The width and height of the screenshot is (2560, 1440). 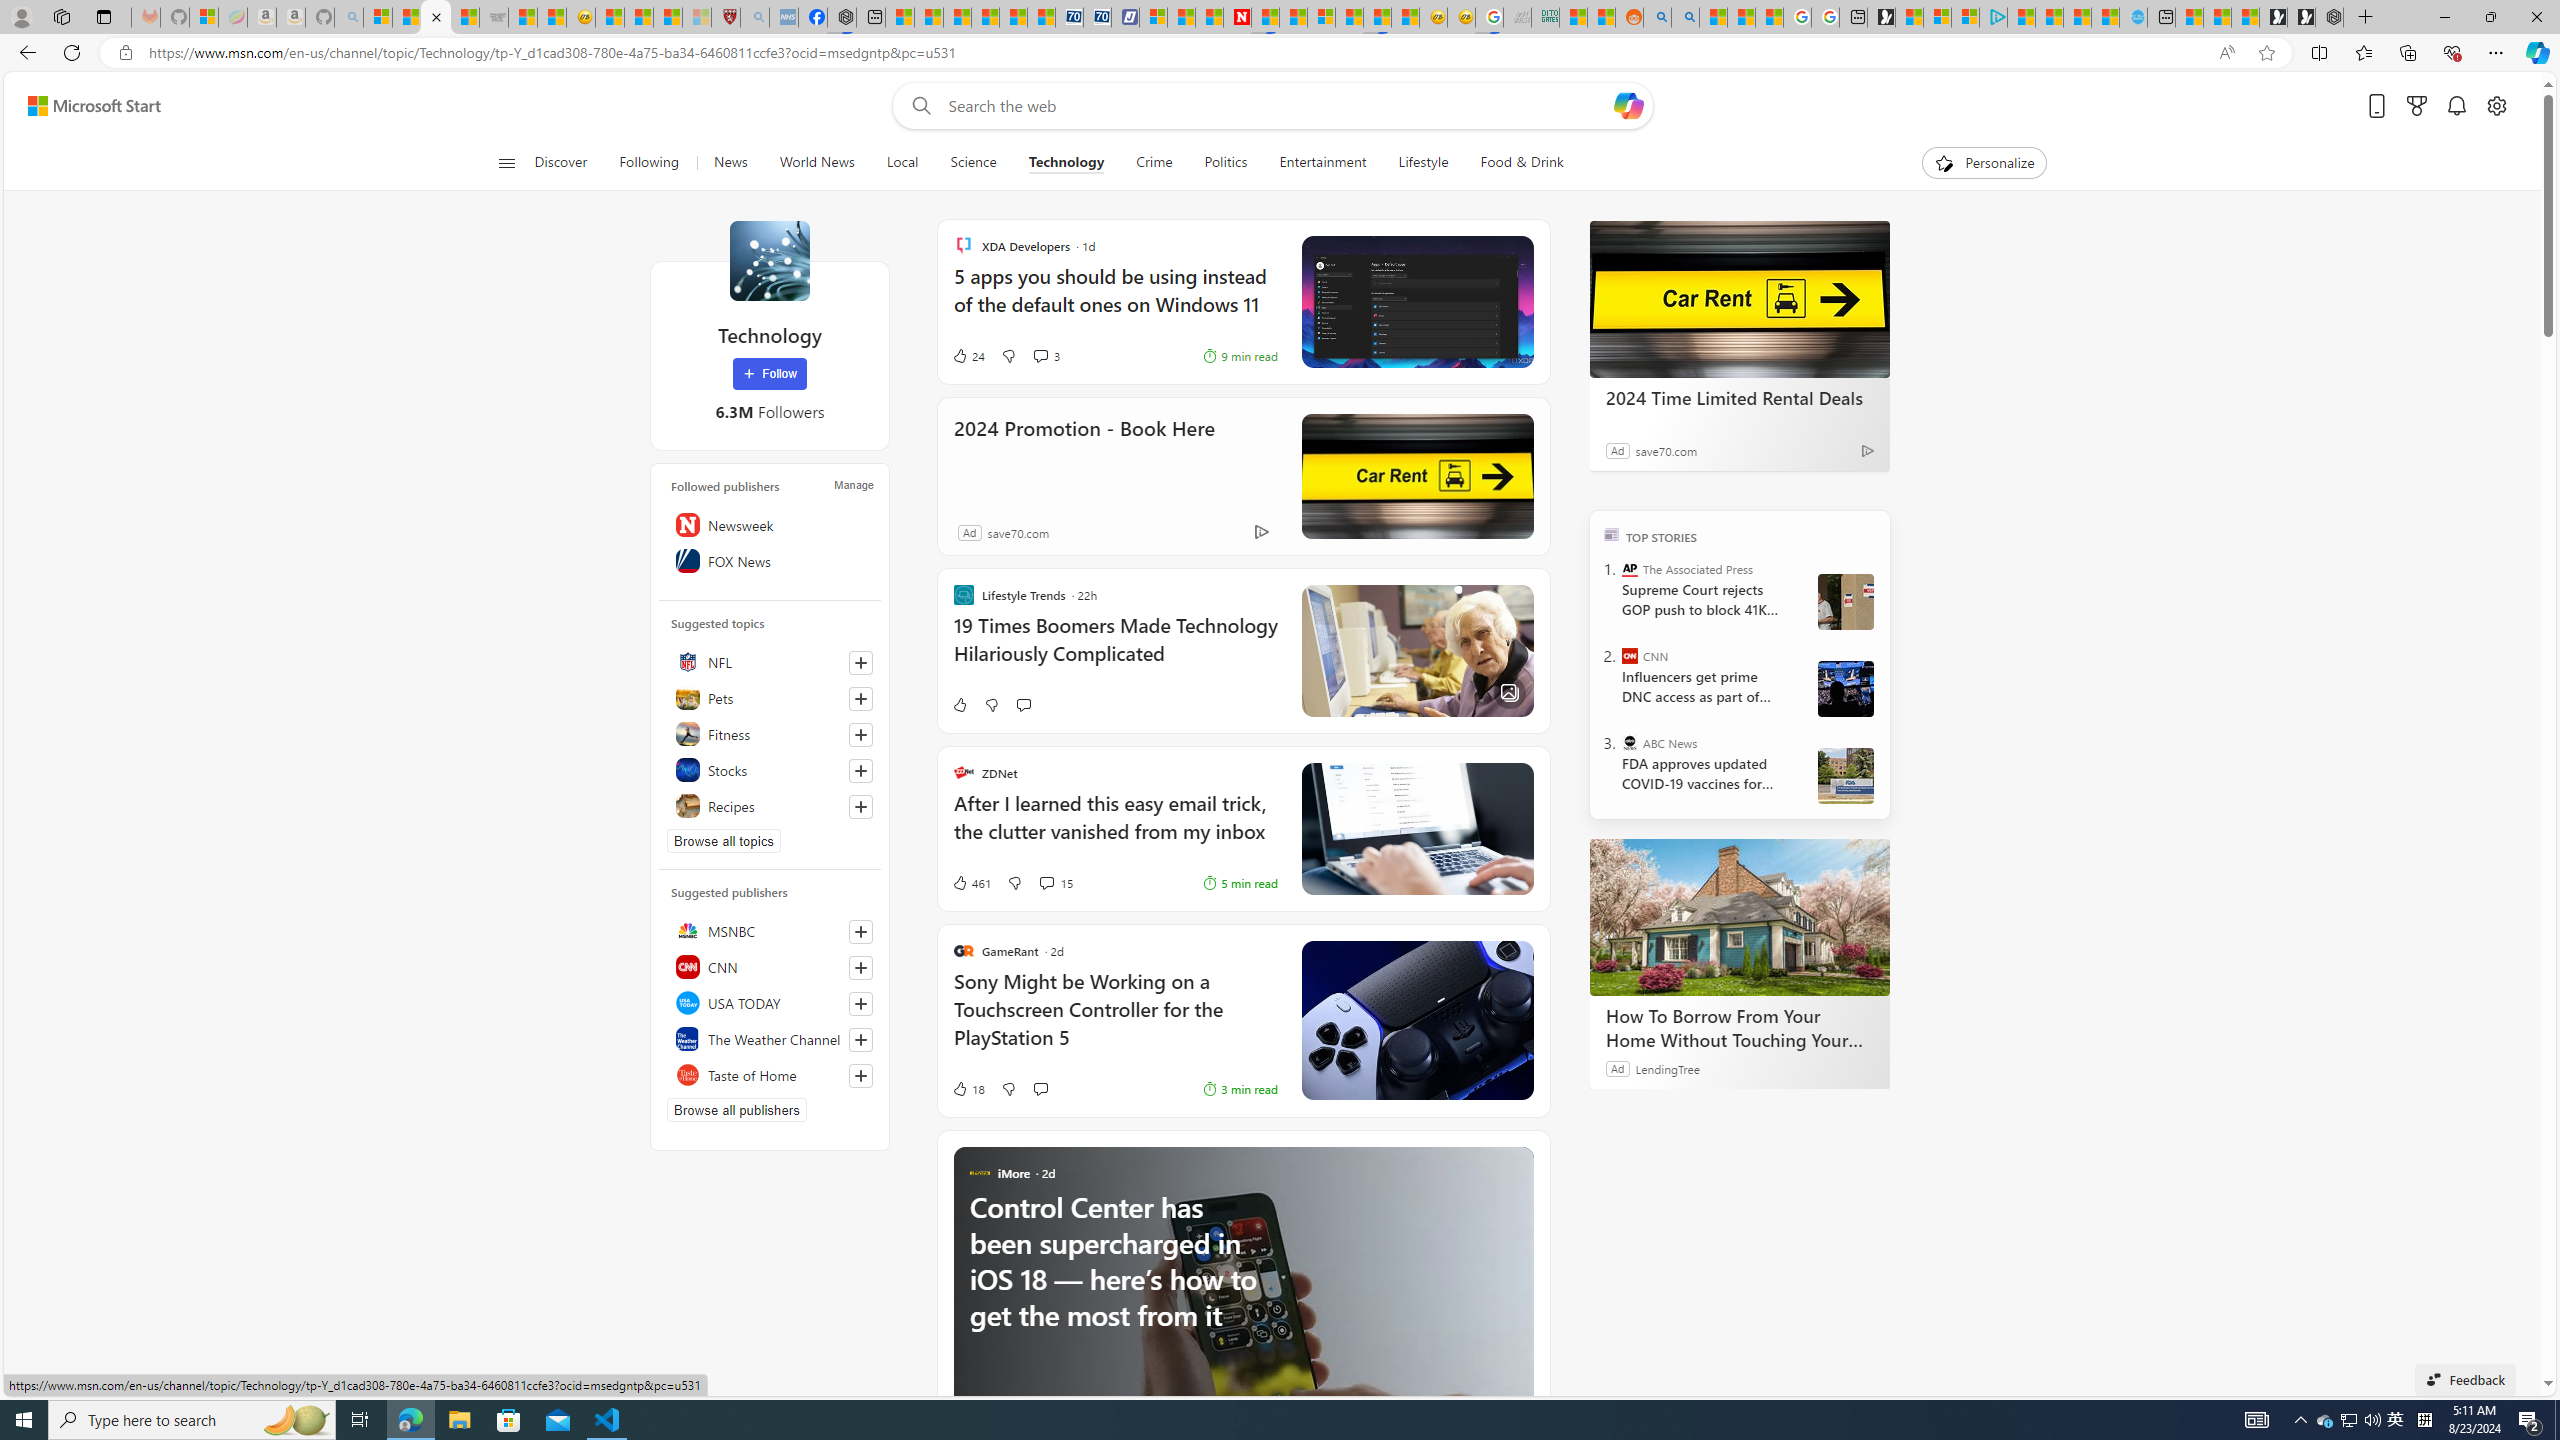 What do you see at coordinates (1097, 16) in the screenshot?
I see `'Cheap Hotels - Save70.com'` at bounding box center [1097, 16].